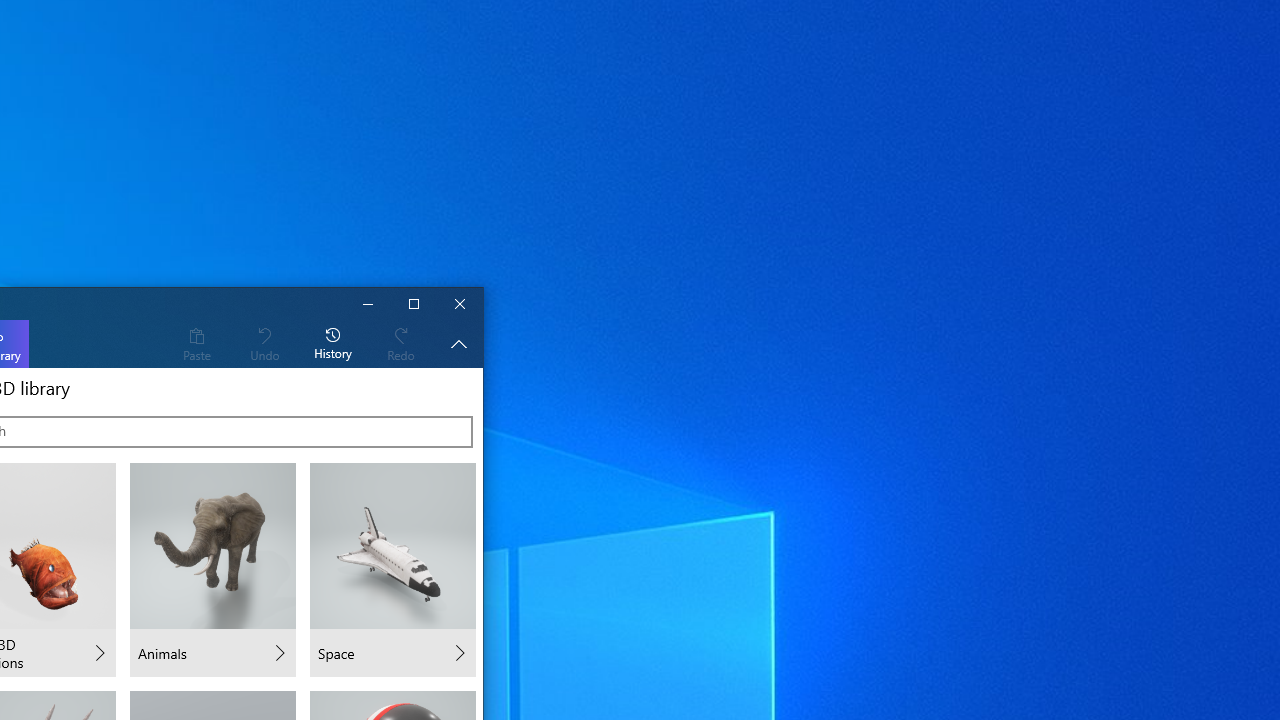 This screenshot has height=720, width=1280. What do you see at coordinates (400, 342) in the screenshot?
I see `'Redo'` at bounding box center [400, 342].